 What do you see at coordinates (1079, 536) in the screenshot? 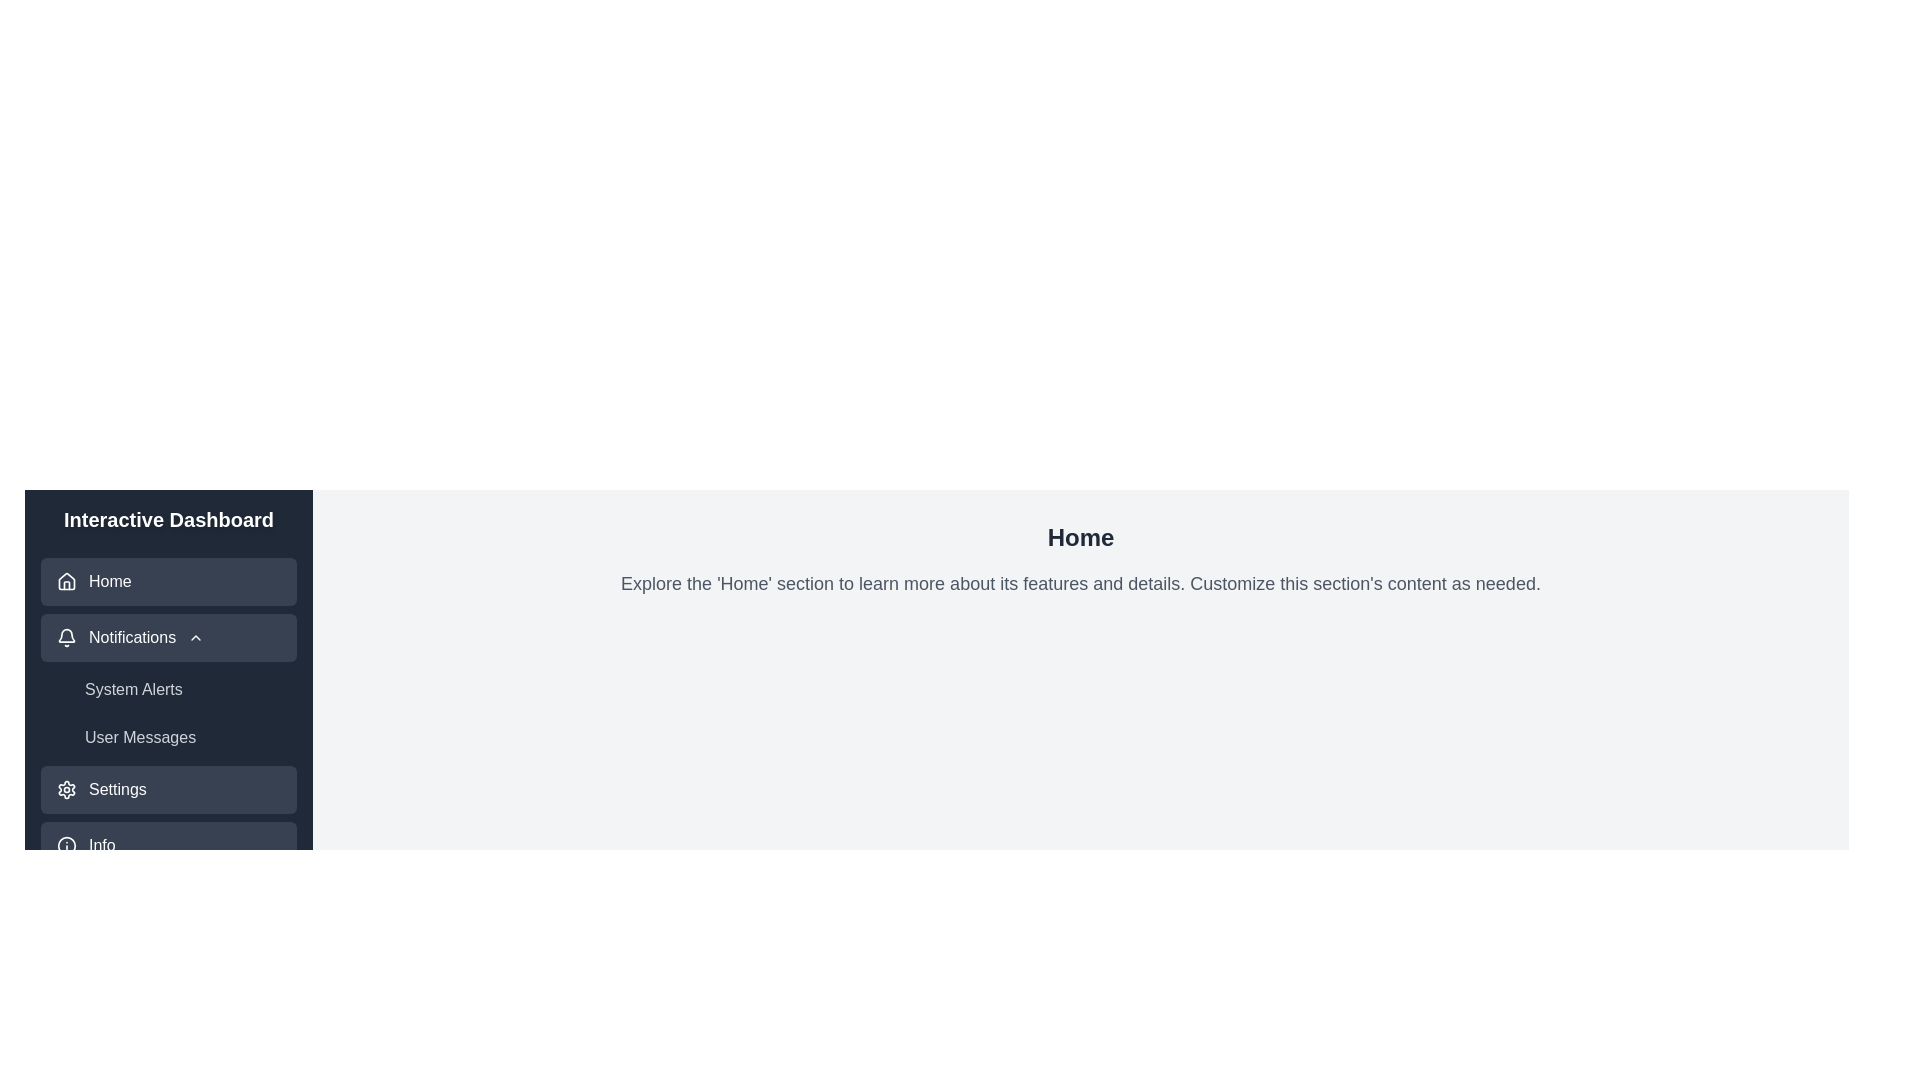
I see `the 'Home' text element, which is displayed in a large, bold gray-black font and is positioned as a header above the descriptive text` at bounding box center [1079, 536].